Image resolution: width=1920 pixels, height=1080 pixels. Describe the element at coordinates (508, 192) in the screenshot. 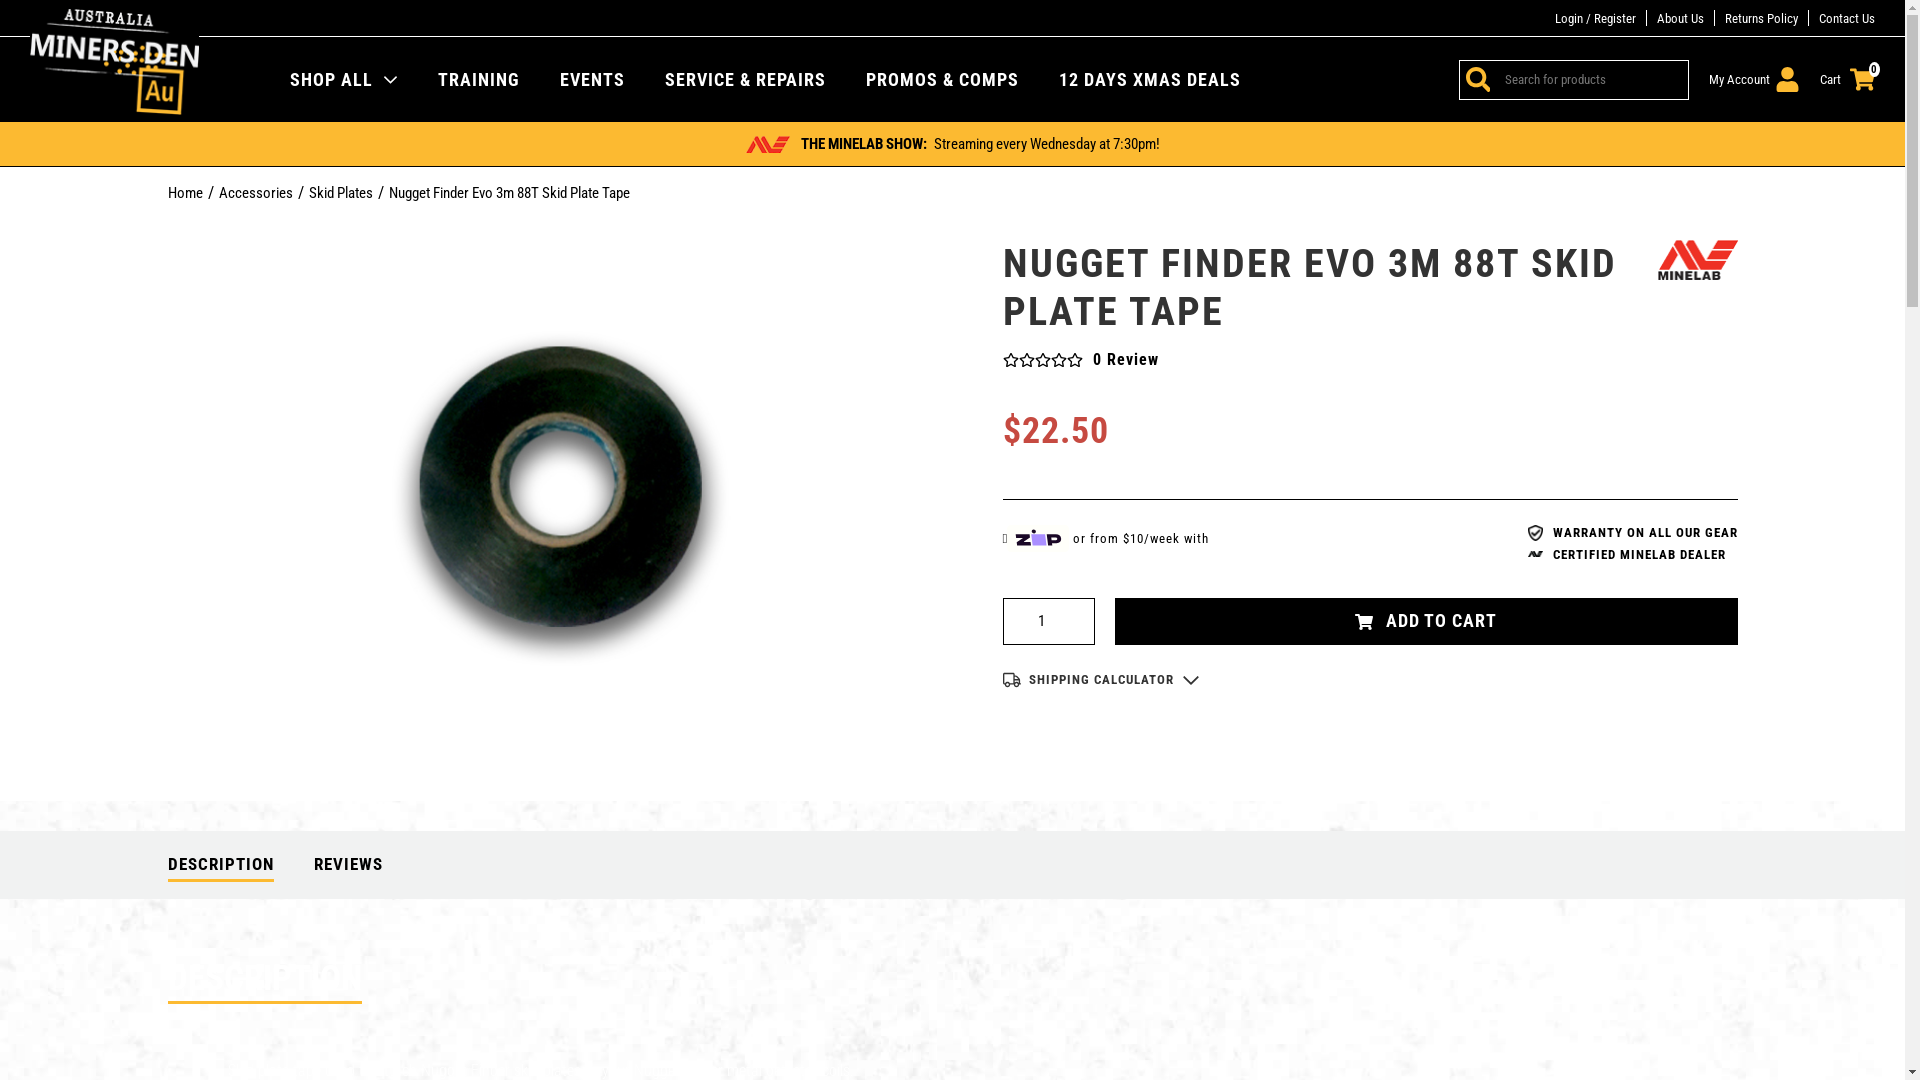

I see `'Nugget Finder Evo 3m 88T Skid Plate Tape'` at that location.